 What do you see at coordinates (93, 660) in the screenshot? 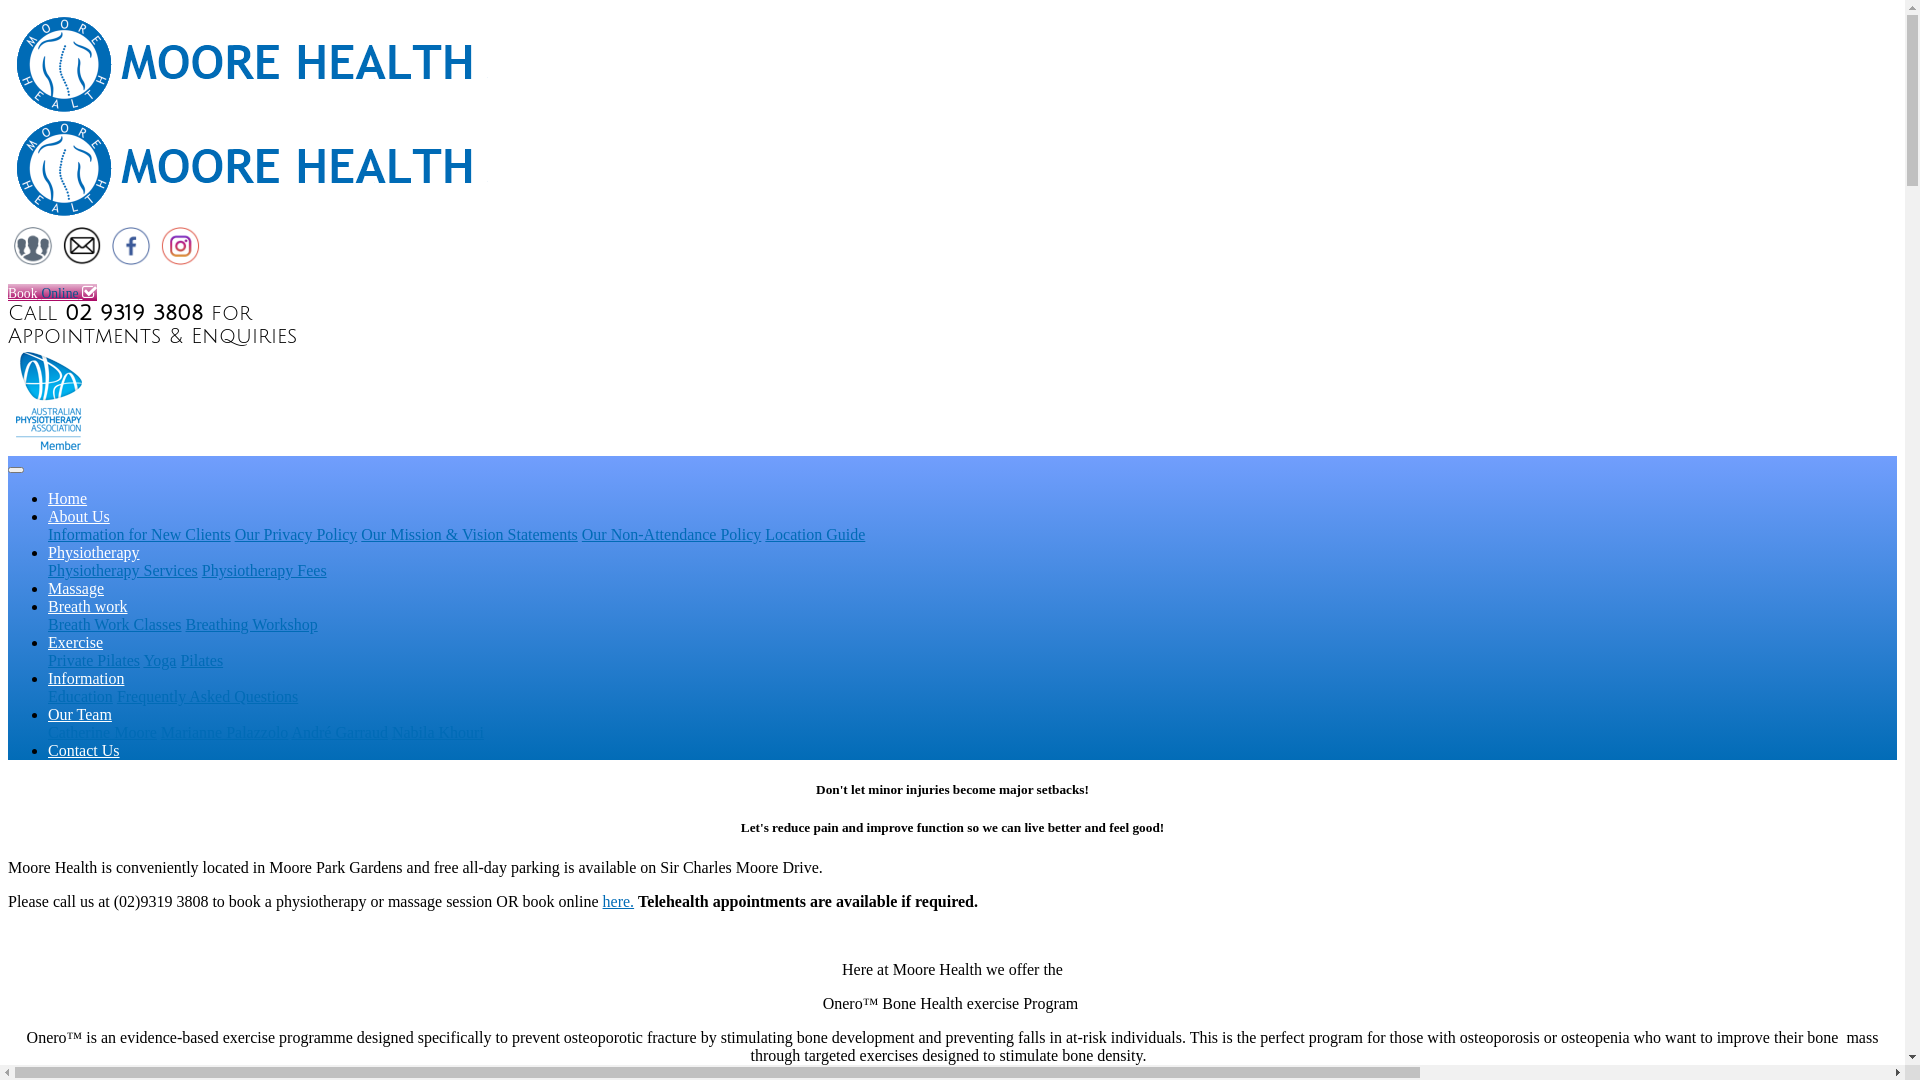
I see `'Private Pilates'` at bounding box center [93, 660].